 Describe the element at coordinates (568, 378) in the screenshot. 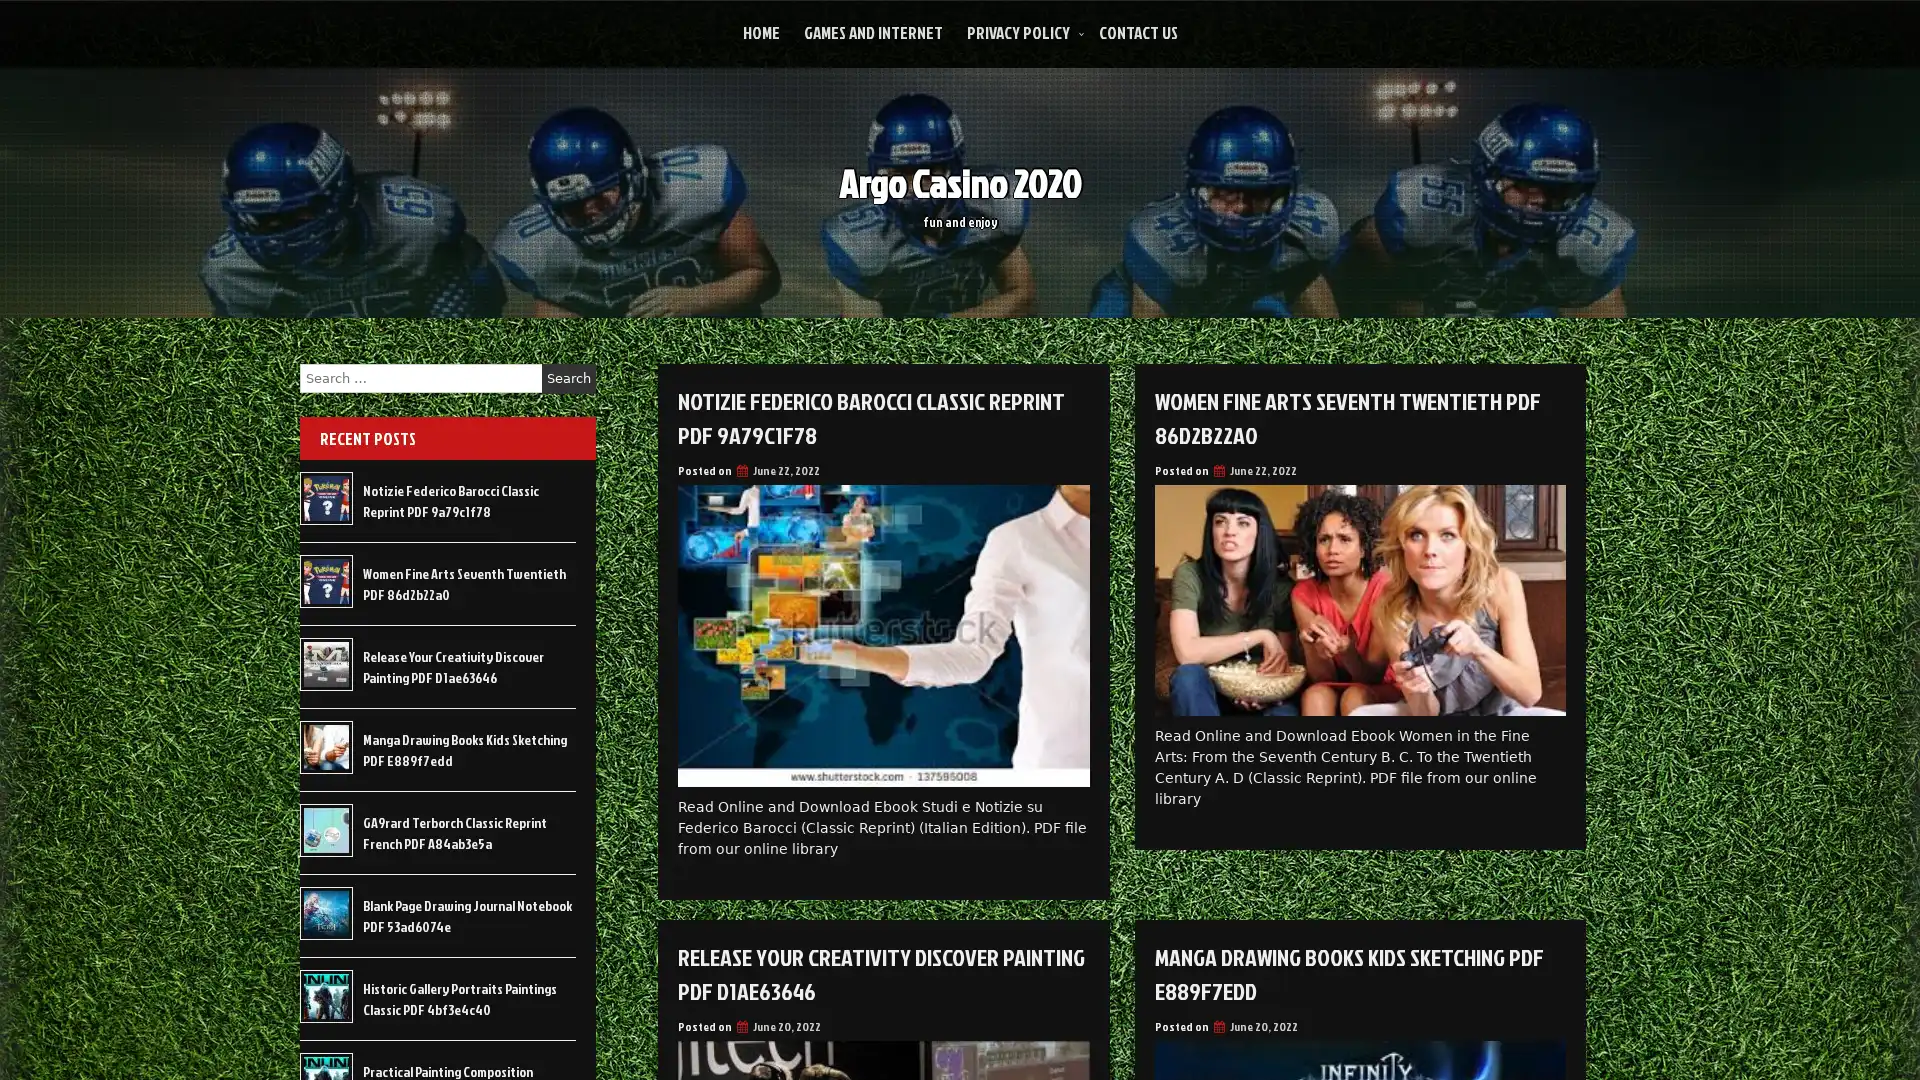

I see `Search` at that location.